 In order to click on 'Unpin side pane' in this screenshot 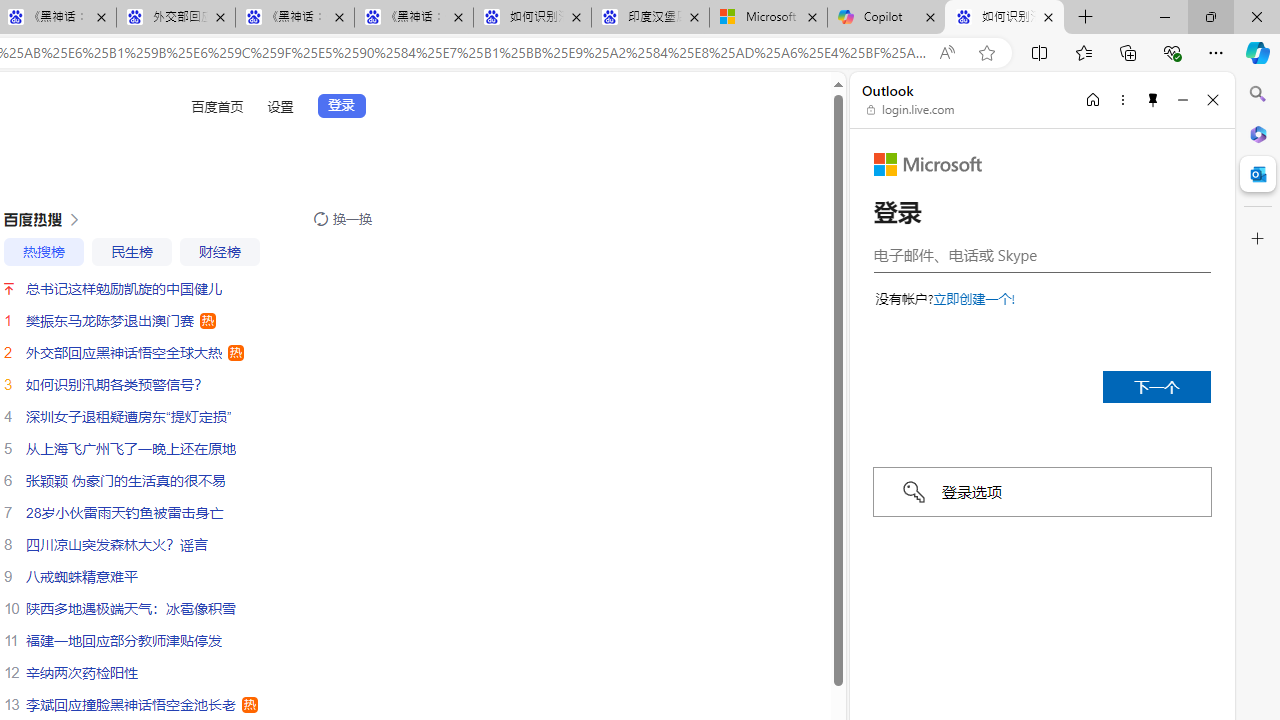, I will do `click(1153, 99)`.